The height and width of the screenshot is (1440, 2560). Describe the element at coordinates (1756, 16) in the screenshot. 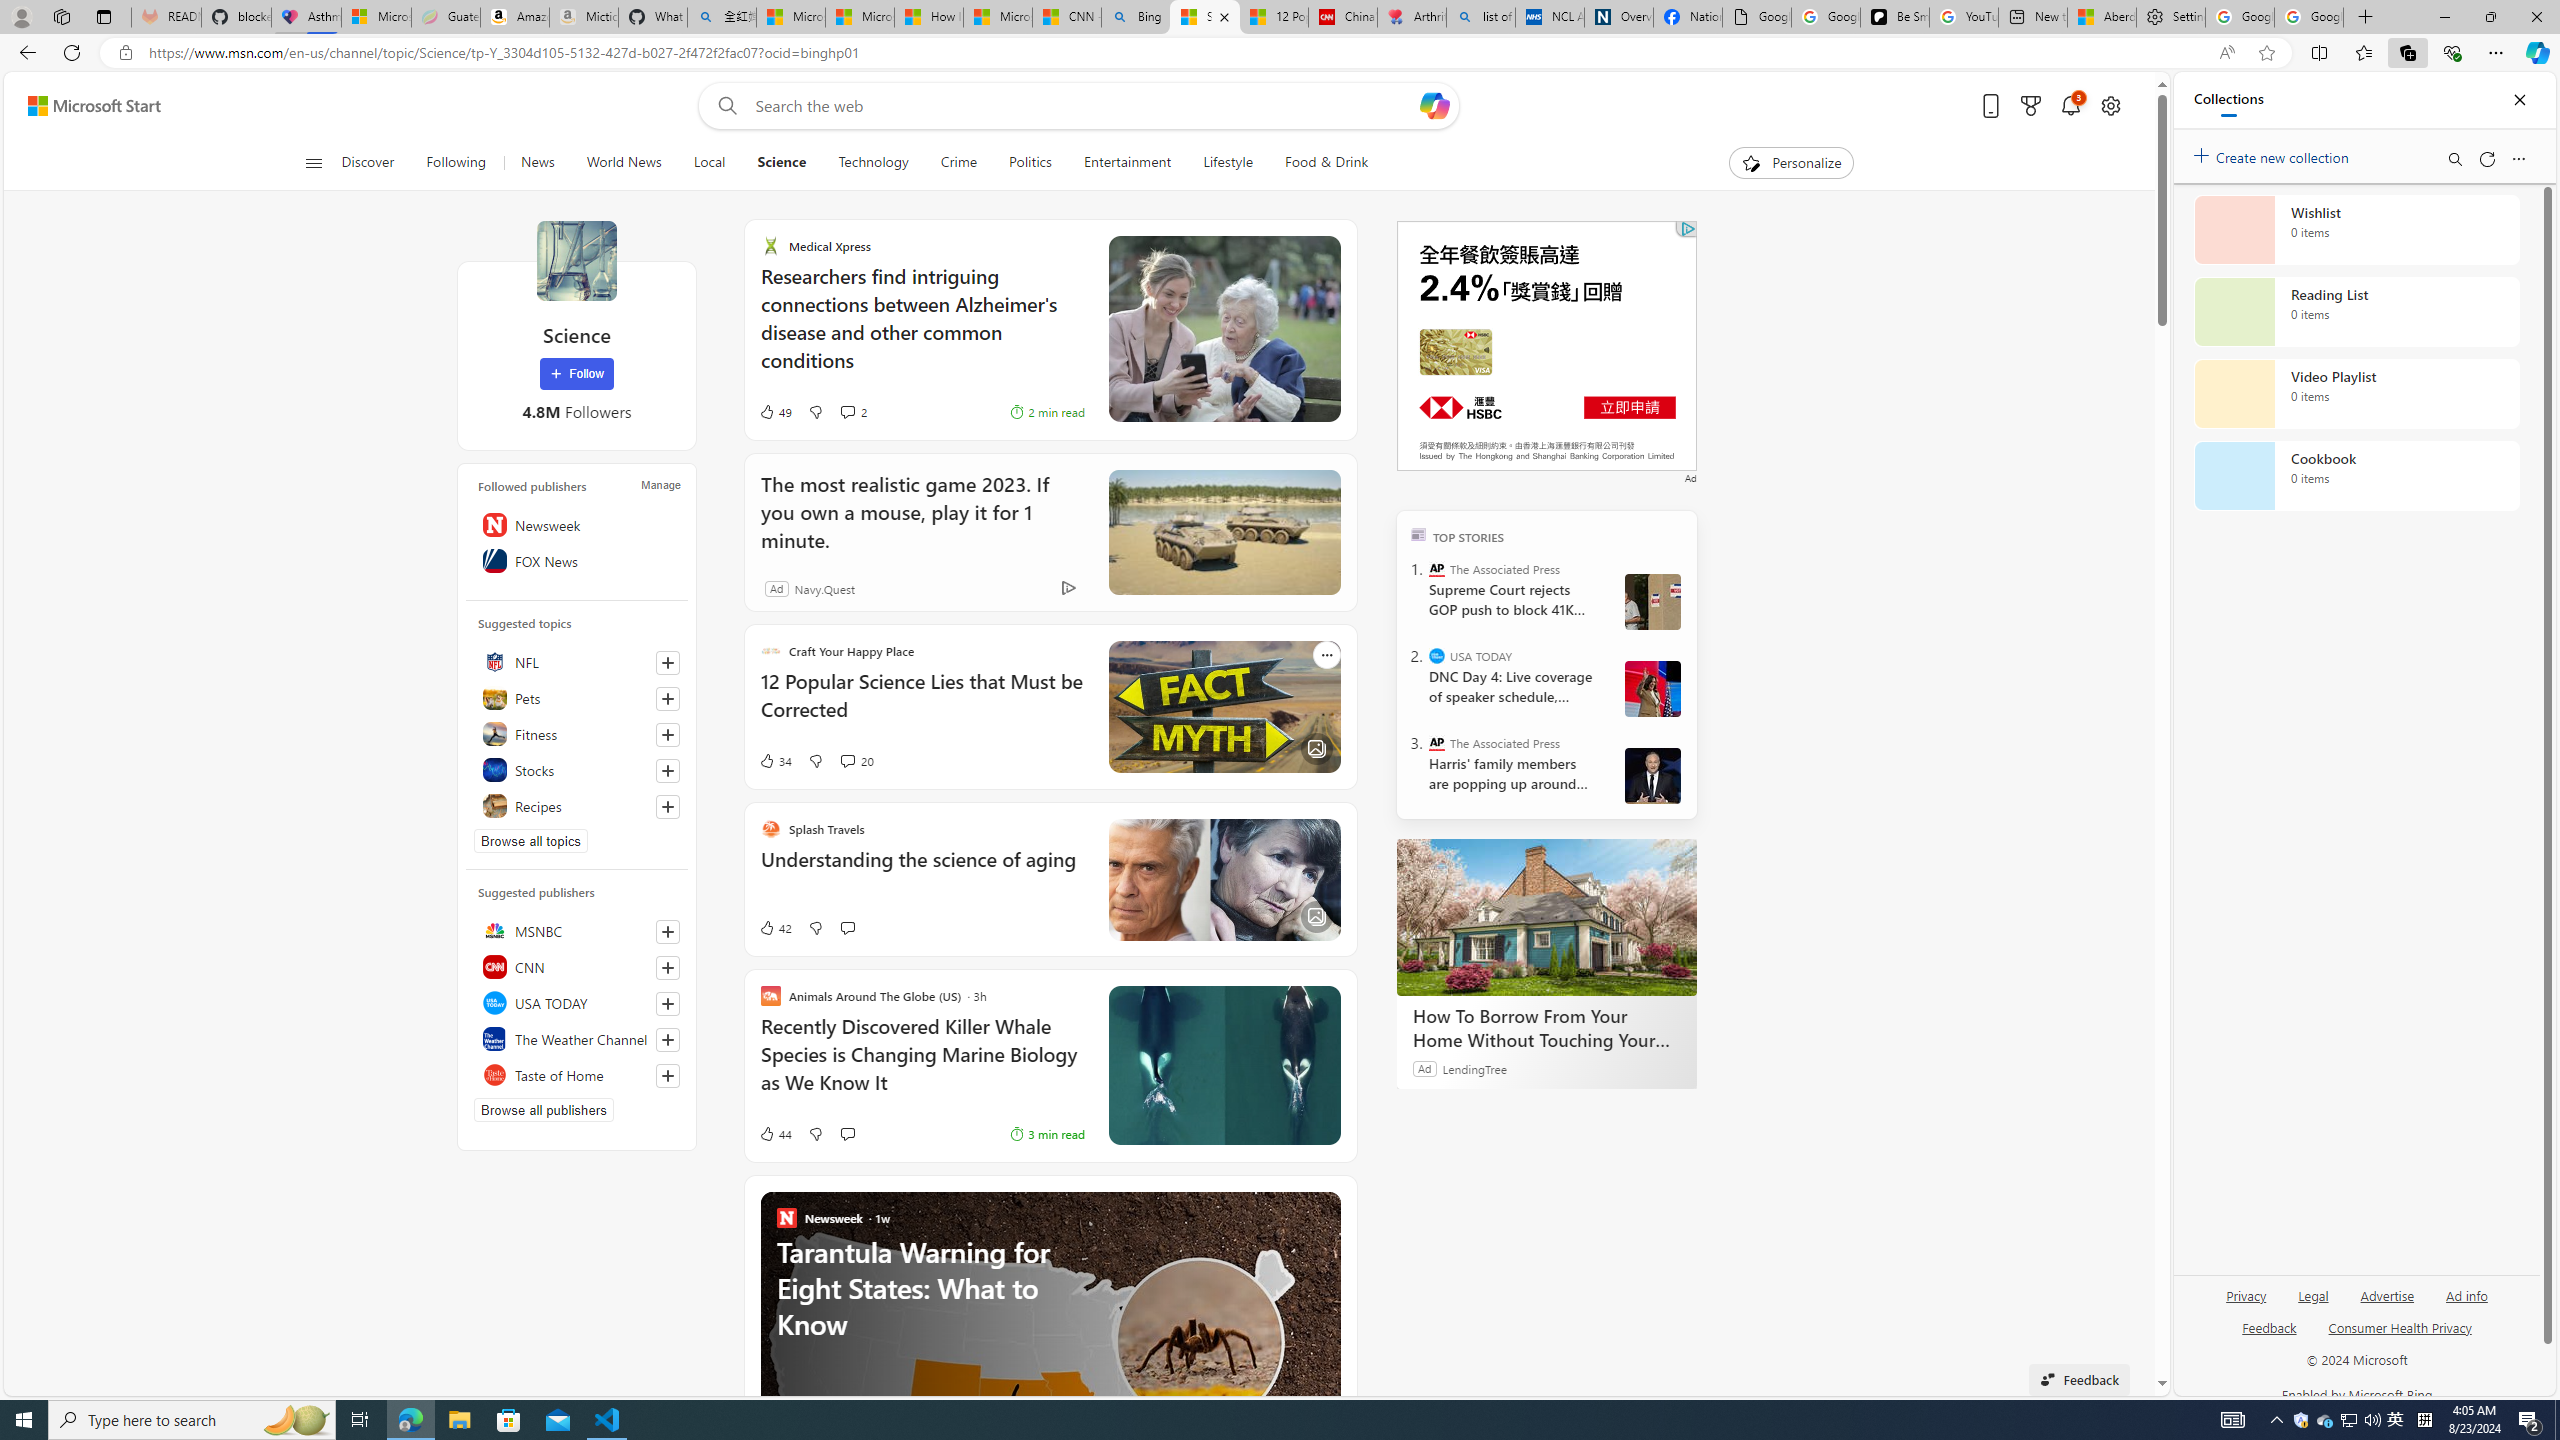

I see `'Google Analytics Opt-out Browser Add-on Download Page'` at that location.